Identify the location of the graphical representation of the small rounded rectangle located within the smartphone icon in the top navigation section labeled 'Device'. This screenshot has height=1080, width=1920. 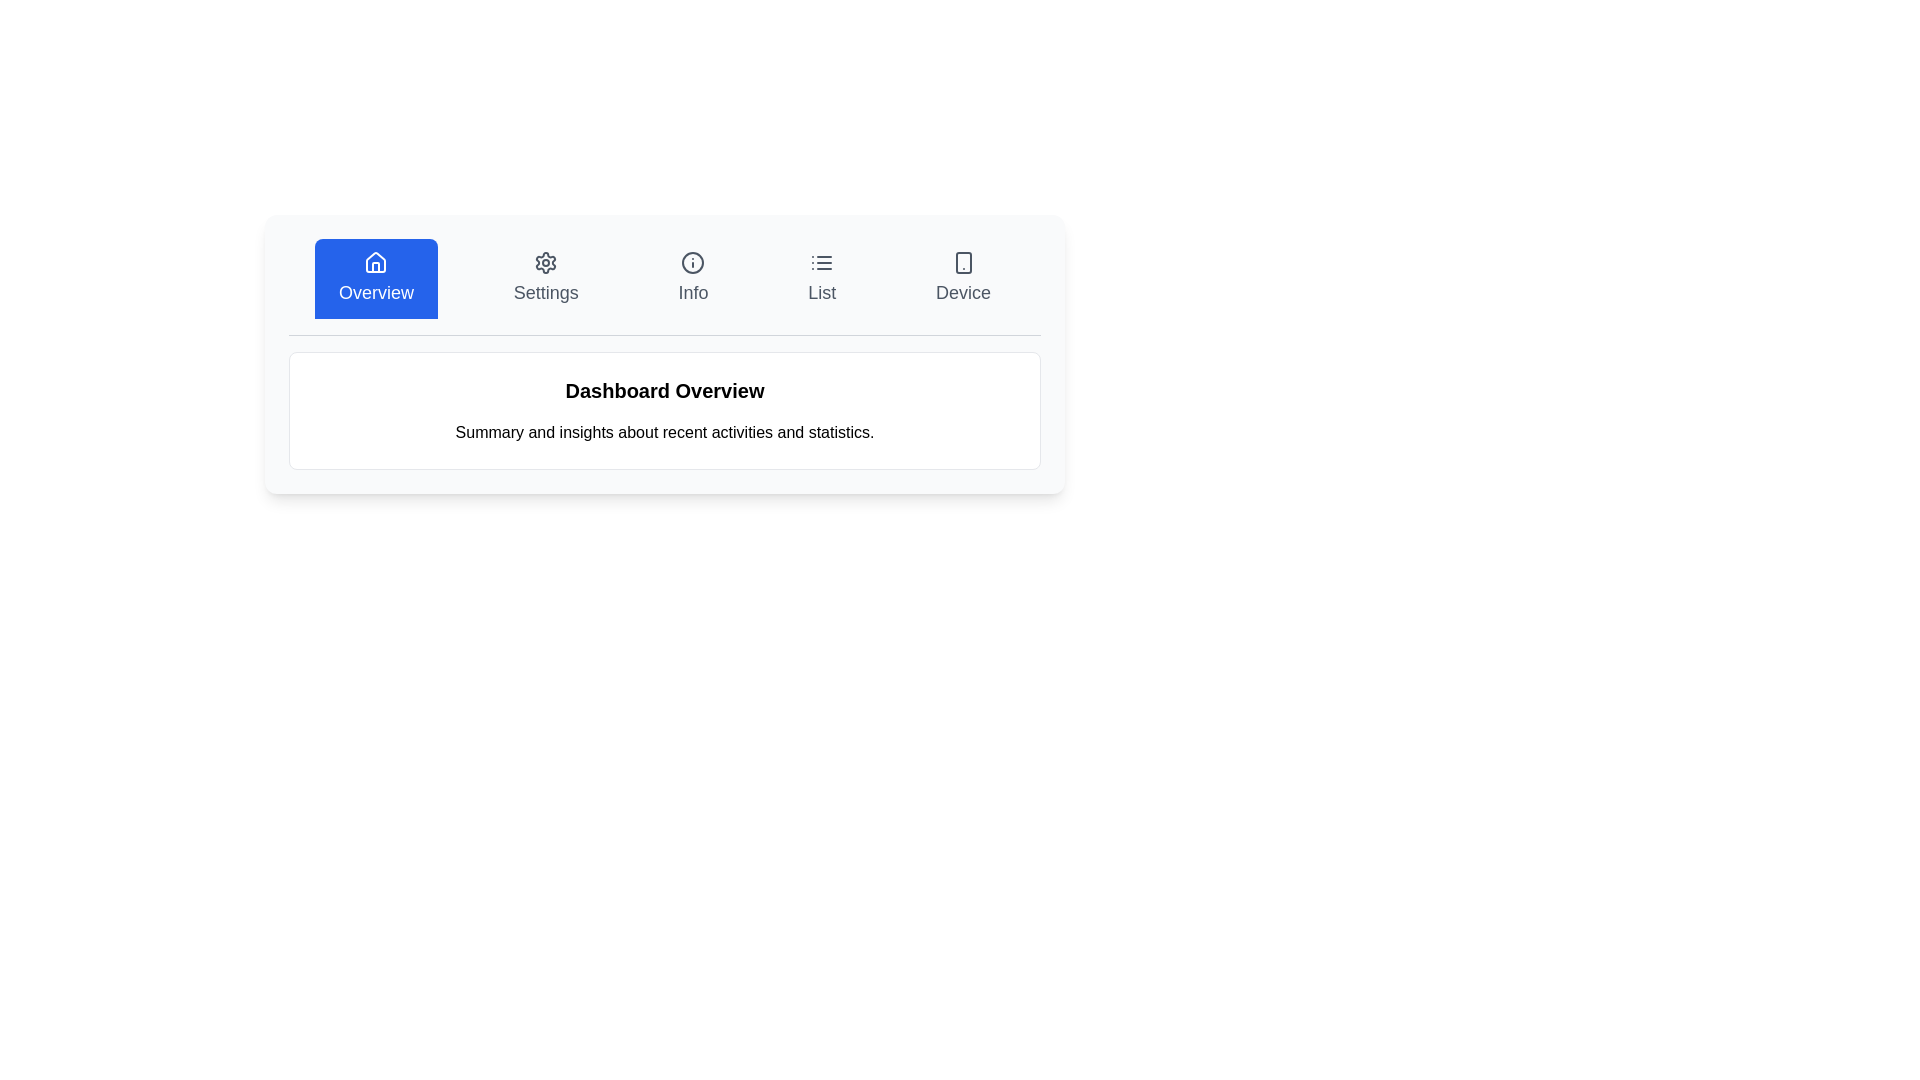
(963, 261).